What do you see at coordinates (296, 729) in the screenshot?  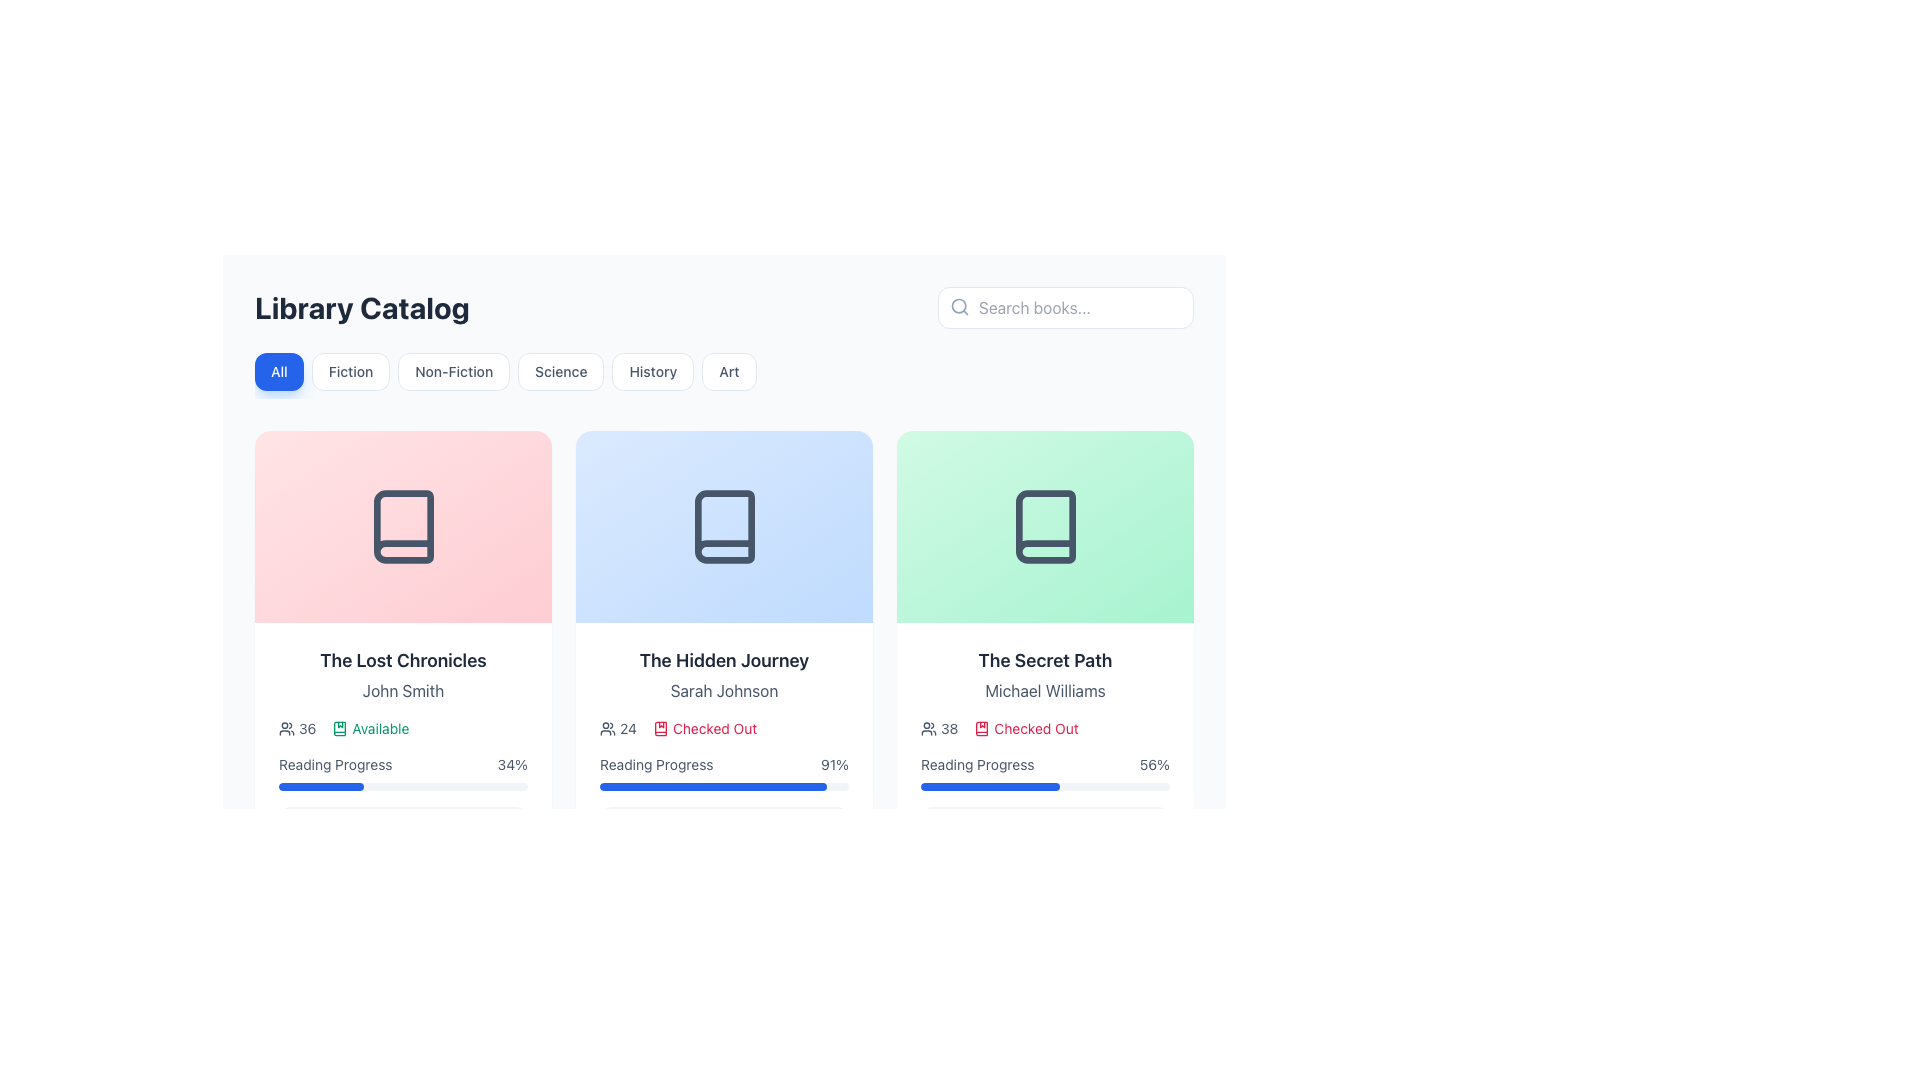 I see `the user count displayed in the text-and-icon component located below the title 'The Lost Chronicles' on the first book card in the grid layout` at bounding box center [296, 729].